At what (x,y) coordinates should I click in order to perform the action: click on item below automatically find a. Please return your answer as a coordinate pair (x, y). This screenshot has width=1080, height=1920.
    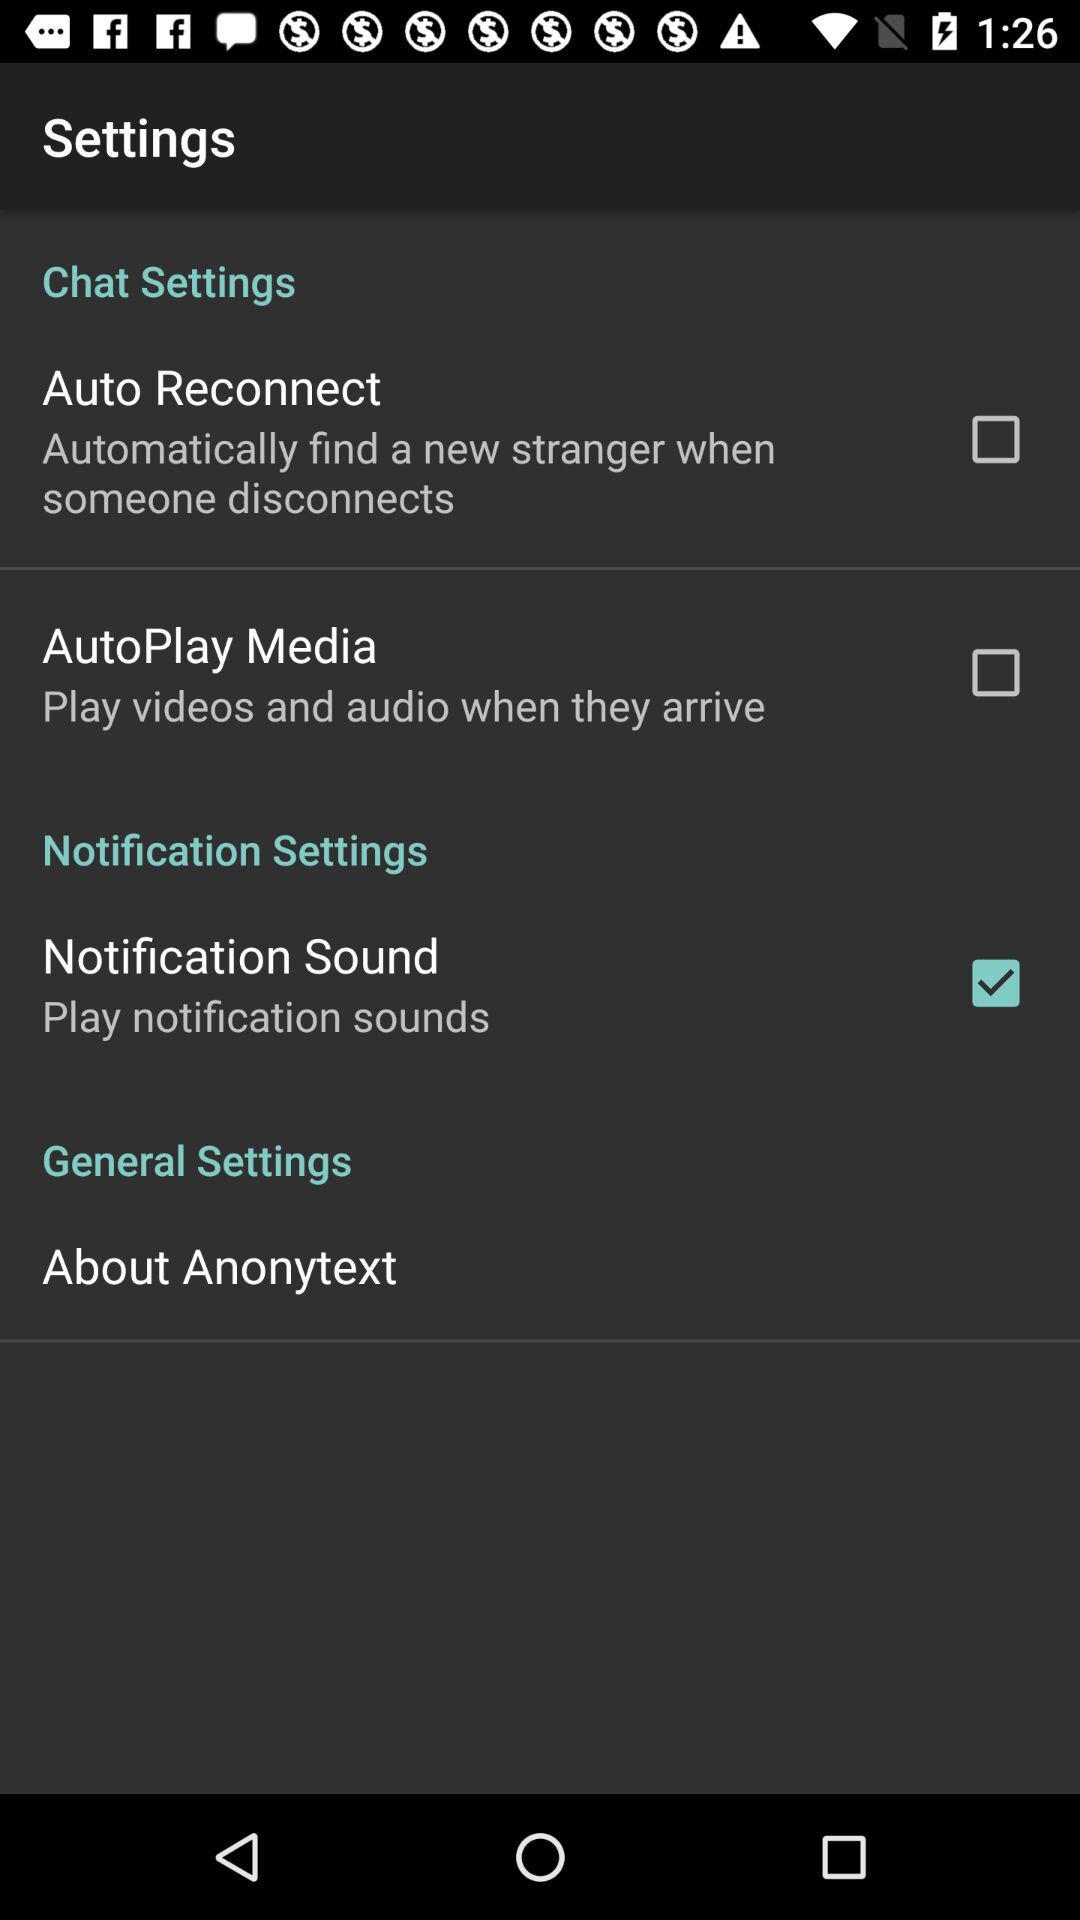
    Looking at the image, I should click on (209, 644).